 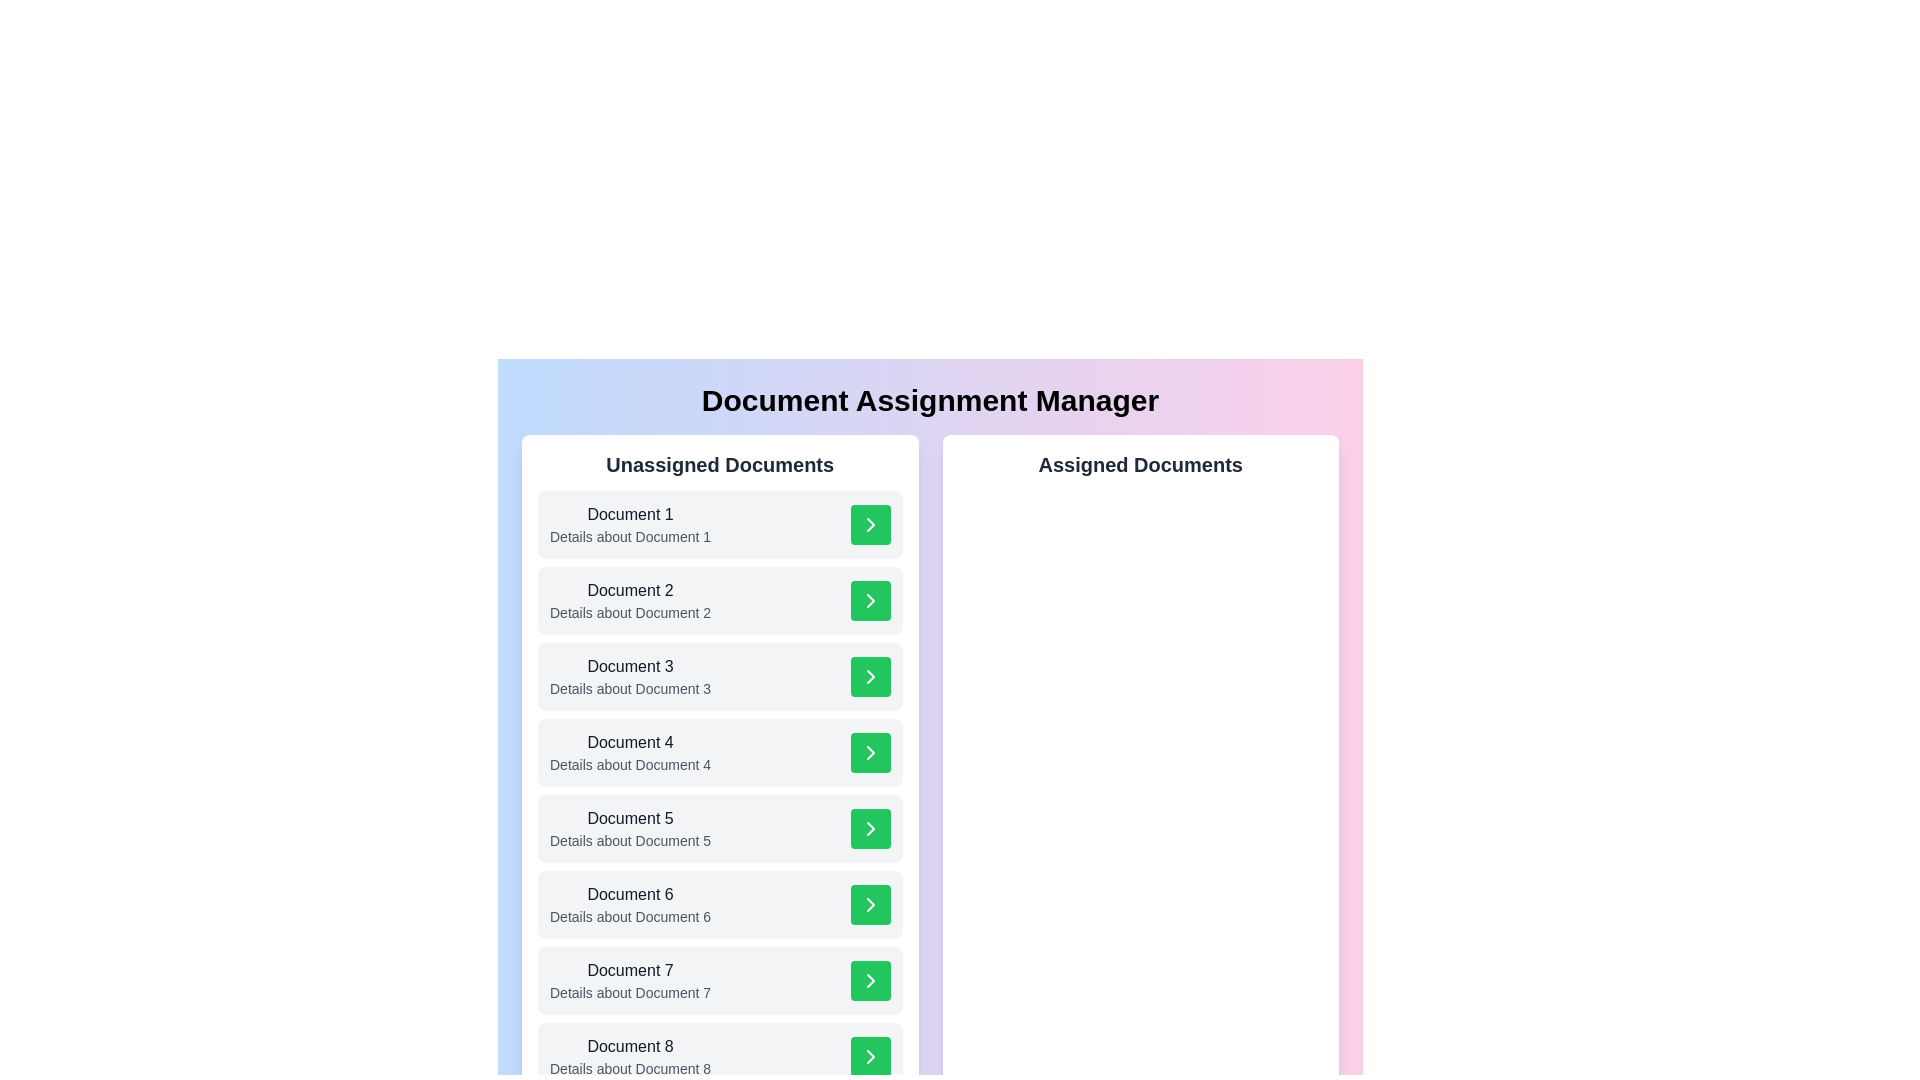 I want to click on the informative Text label that provides additional information for 'Document 3', located in the left panel titled 'Unassigned Documents', so click(x=629, y=688).